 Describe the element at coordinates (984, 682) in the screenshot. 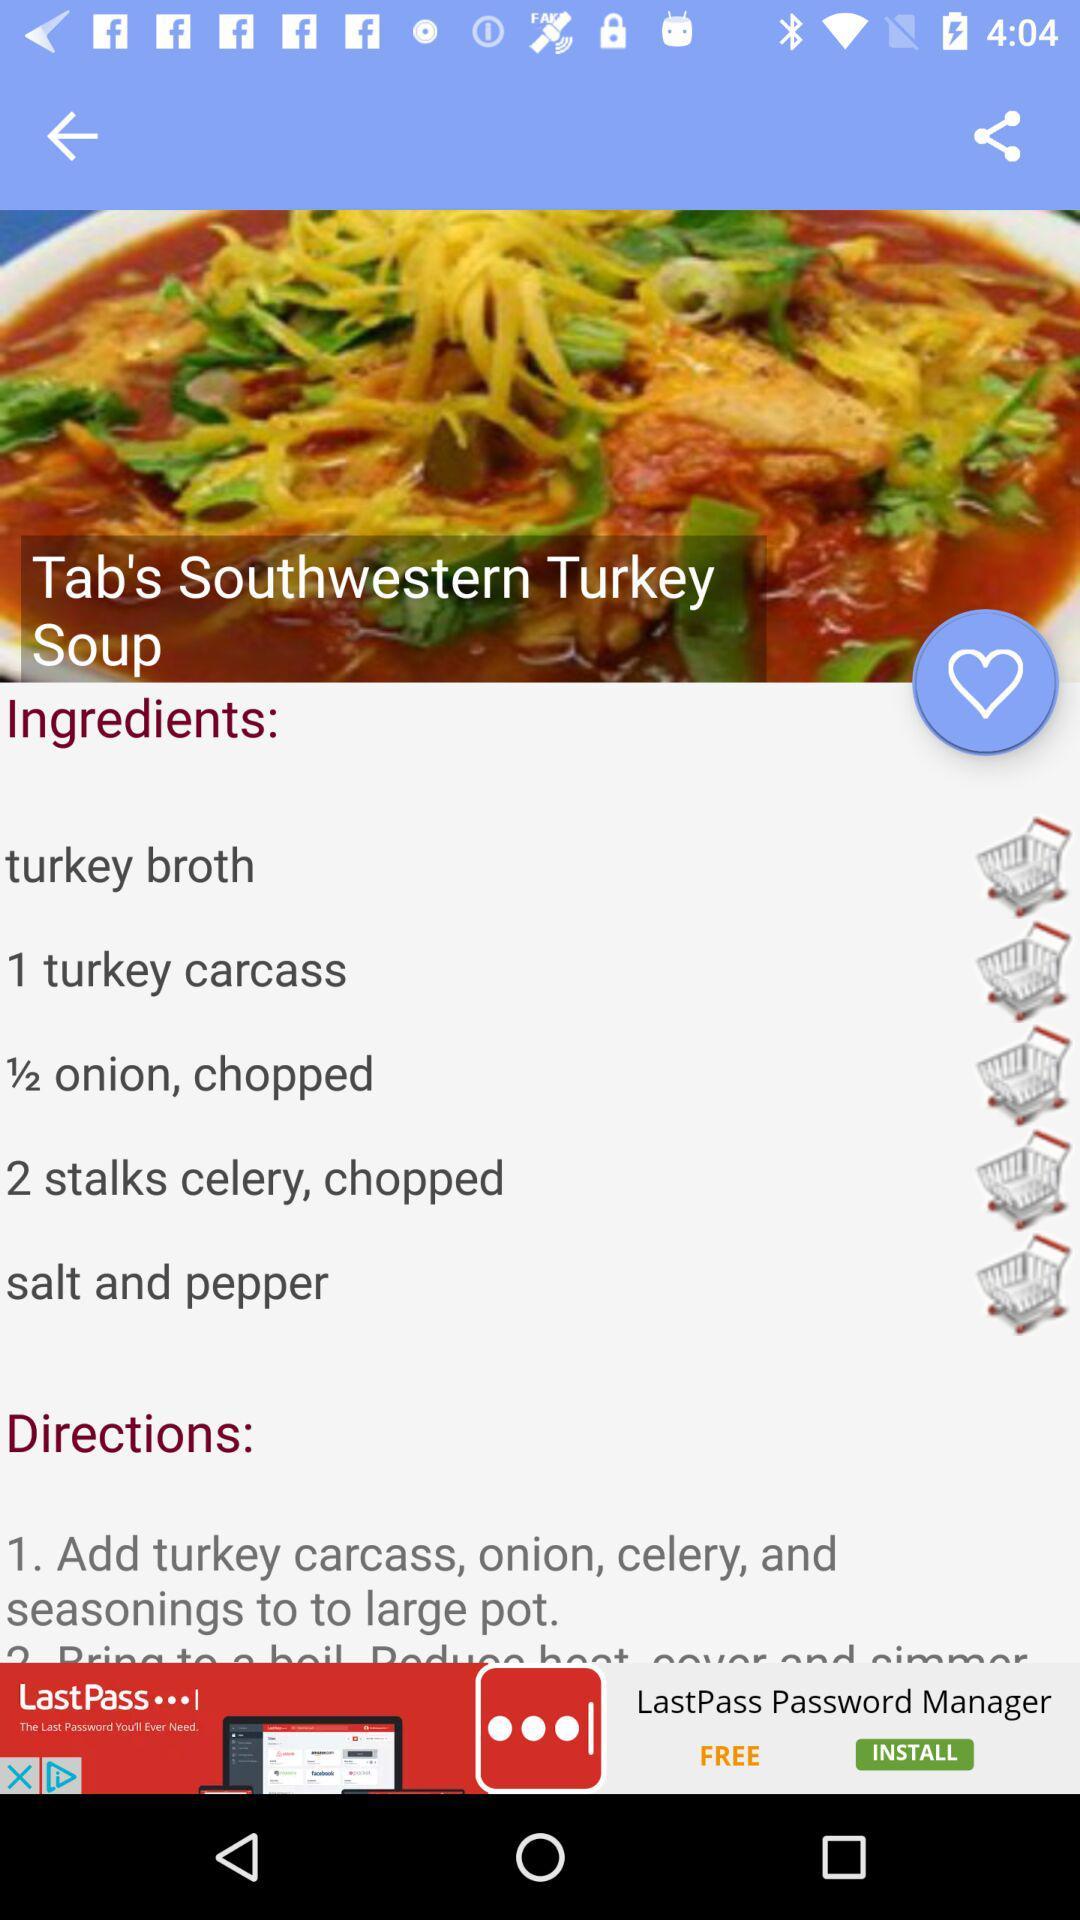

I see `the favorite icon` at that location.